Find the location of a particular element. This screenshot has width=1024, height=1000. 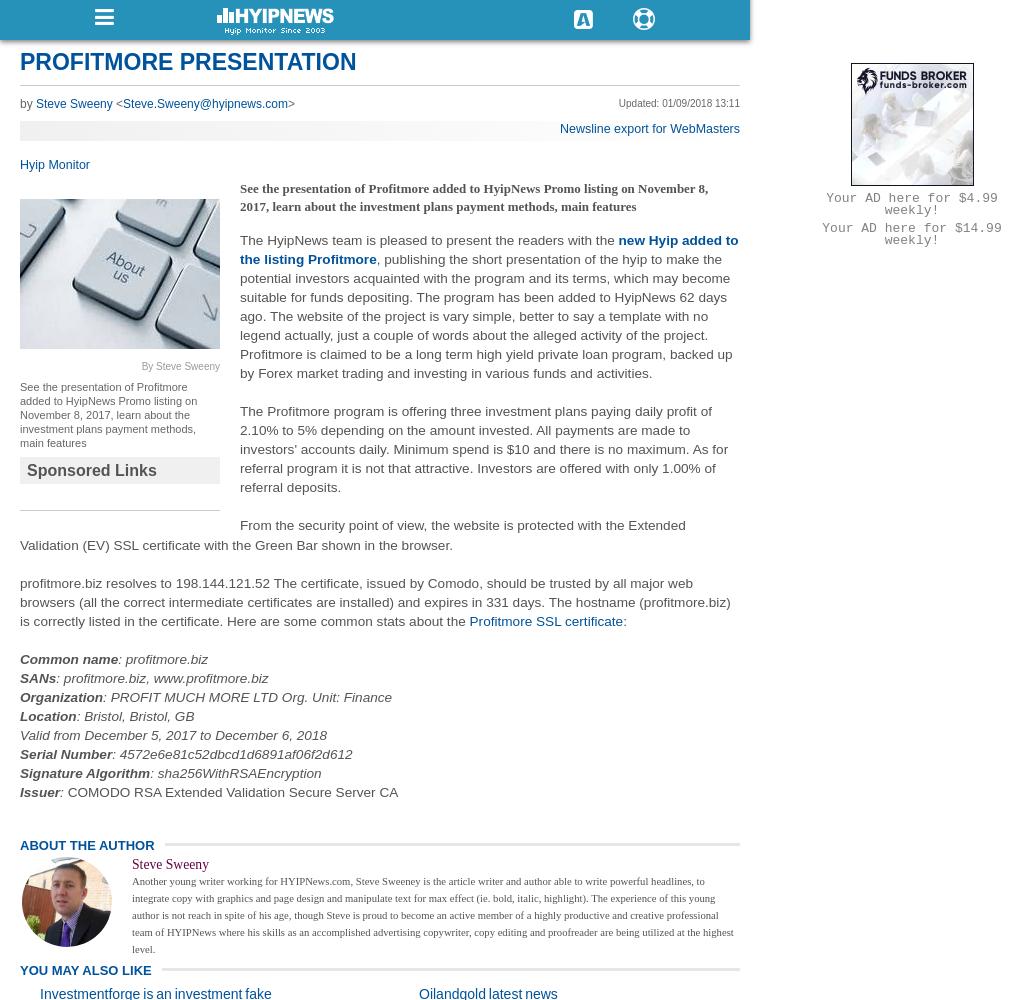

'From the security point of view, the website is protected with the Extended Validation (EV) SSL certificate with the Green Bar shown in the browser.' is located at coordinates (352, 535).